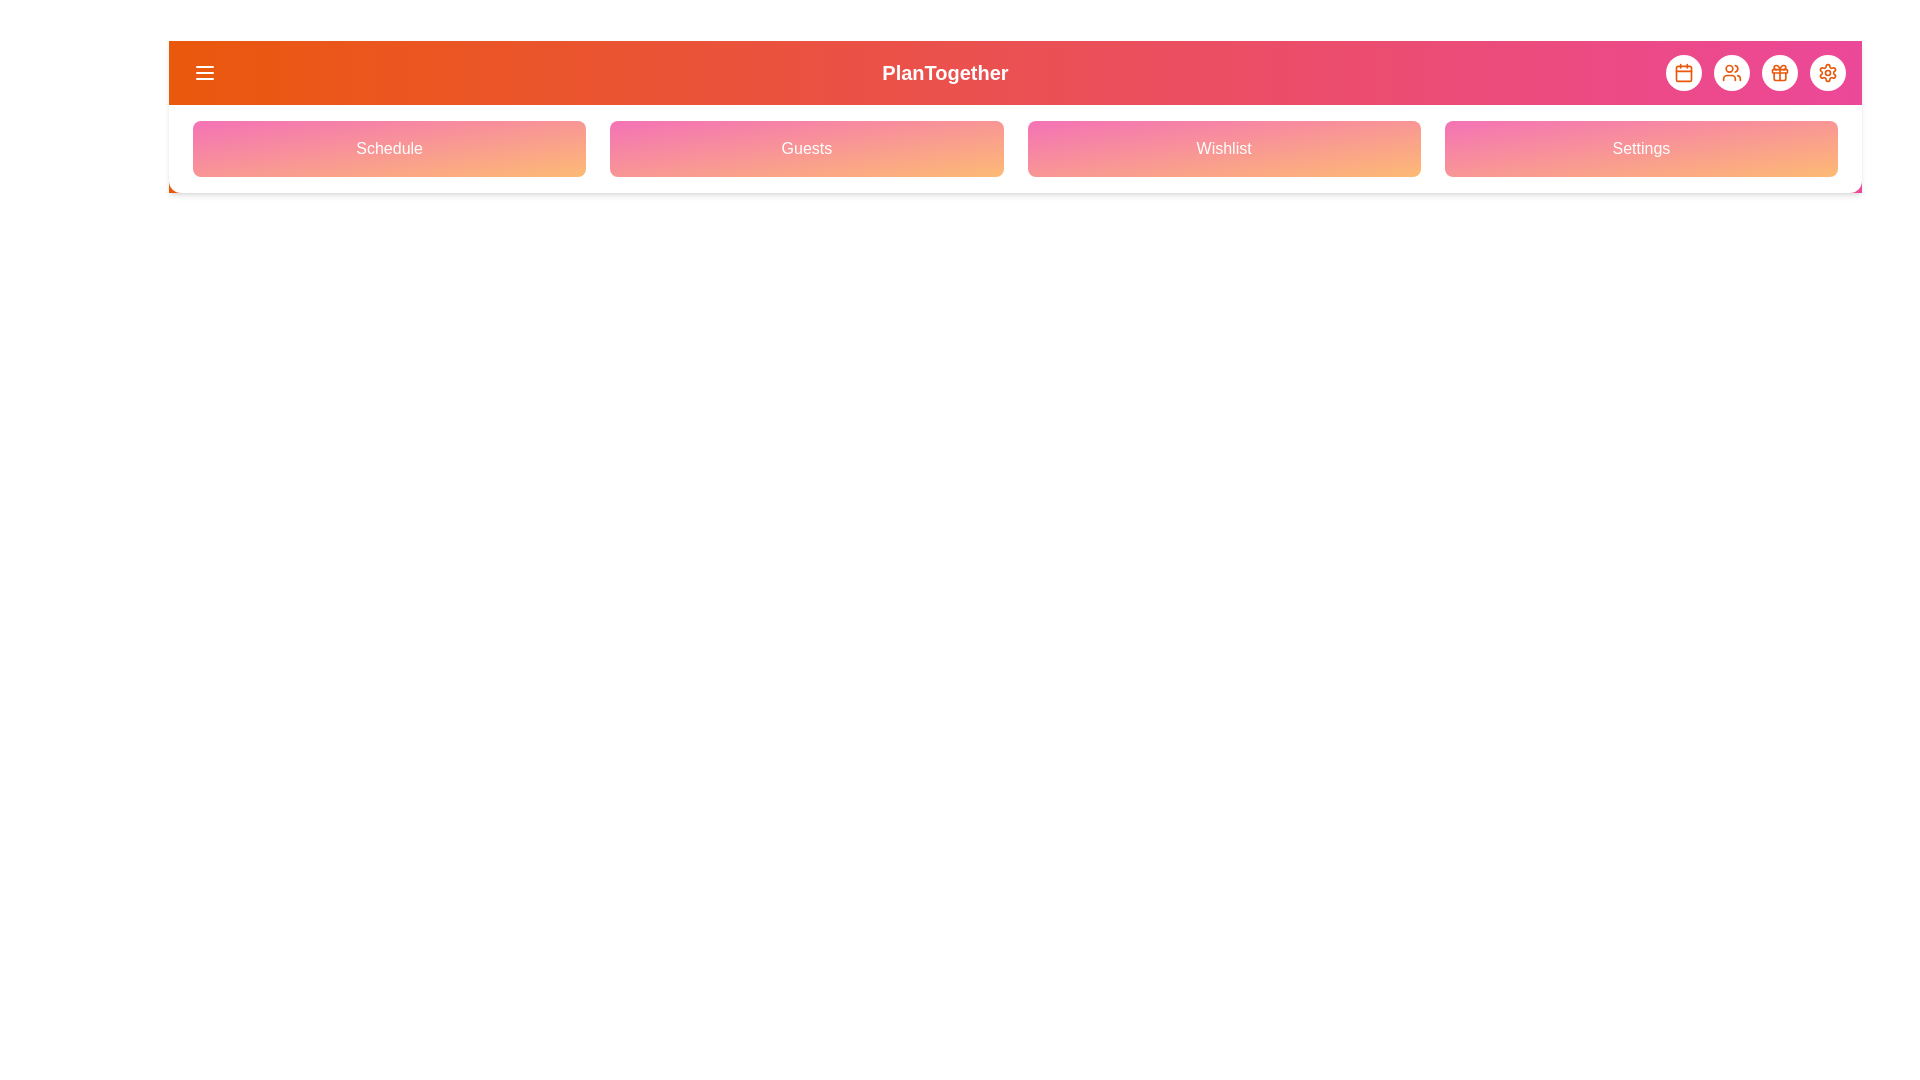 Image resolution: width=1920 pixels, height=1080 pixels. I want to click on the header button corresponding to Gift, so click(1780, 72).